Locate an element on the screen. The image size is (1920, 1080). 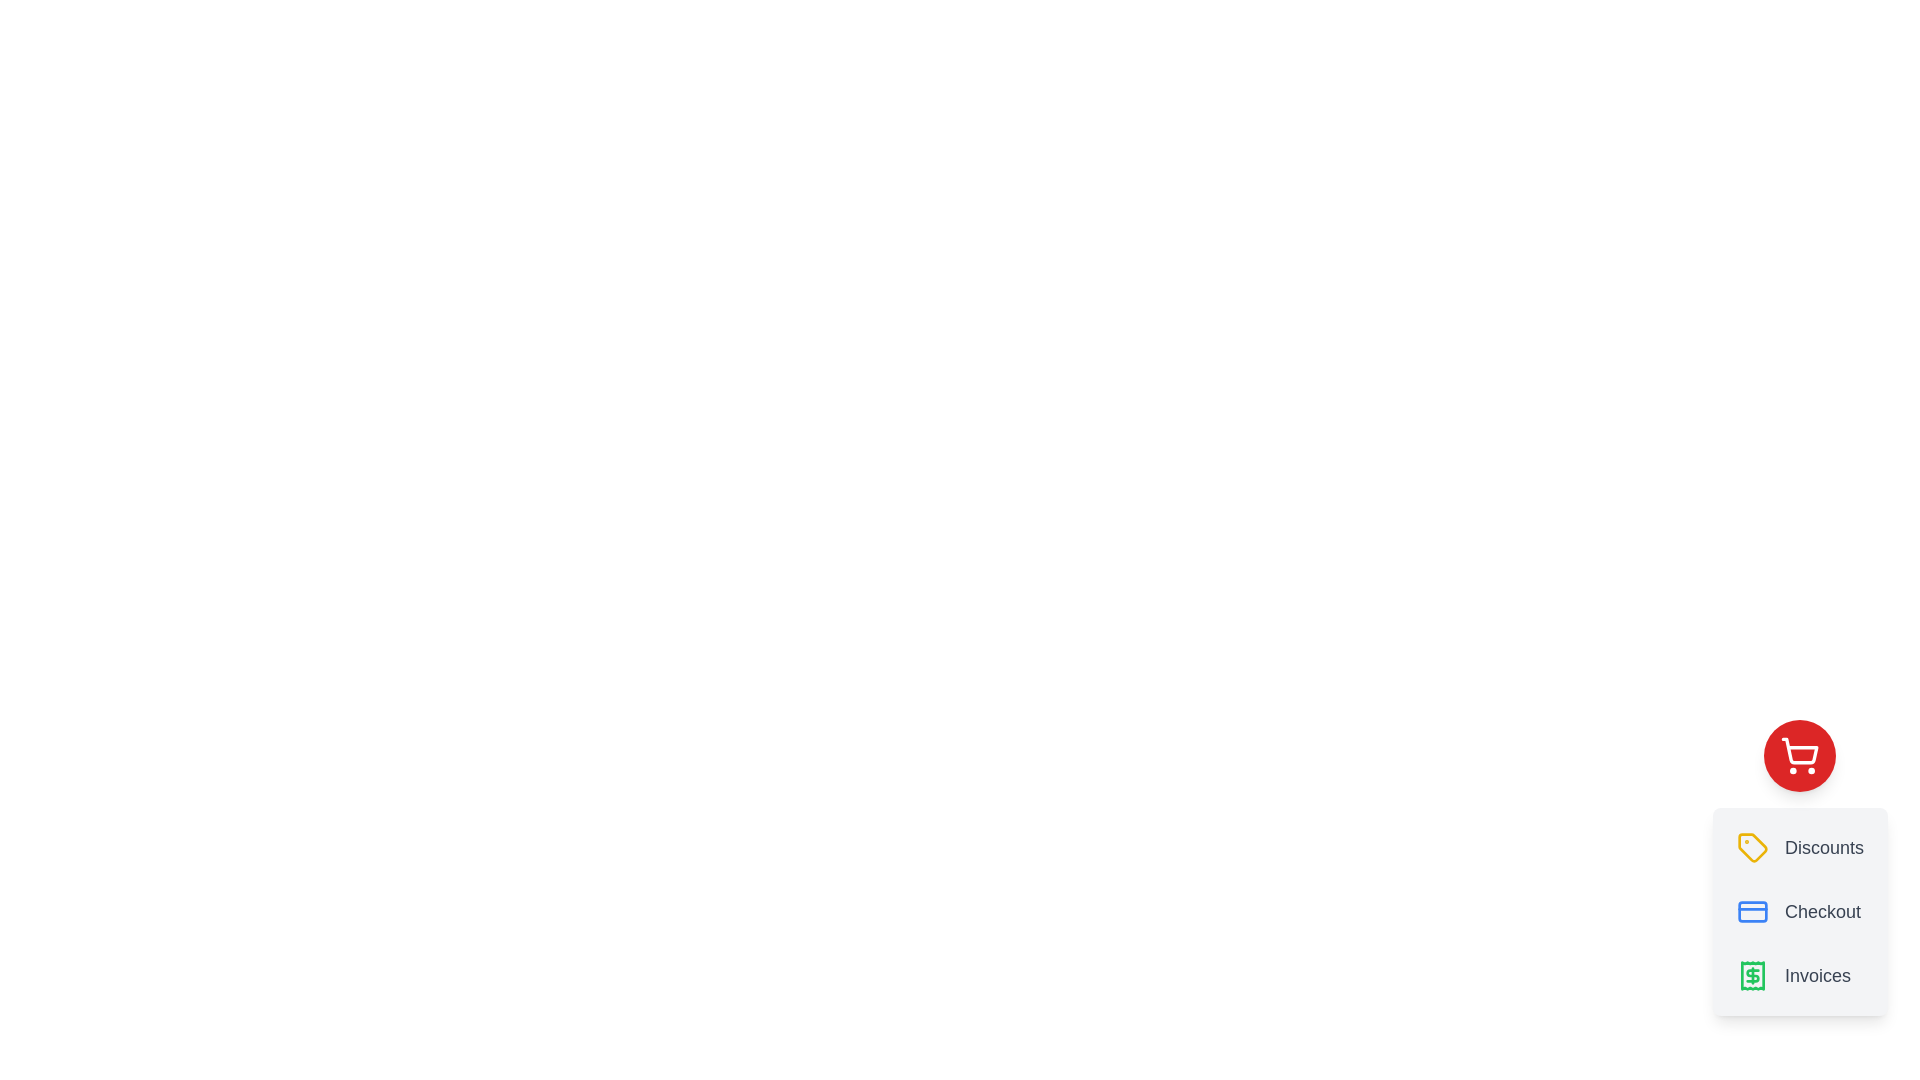
the button labeled Discounts to observe its hover effect or tooltip is located at coordinates (1800, 848).